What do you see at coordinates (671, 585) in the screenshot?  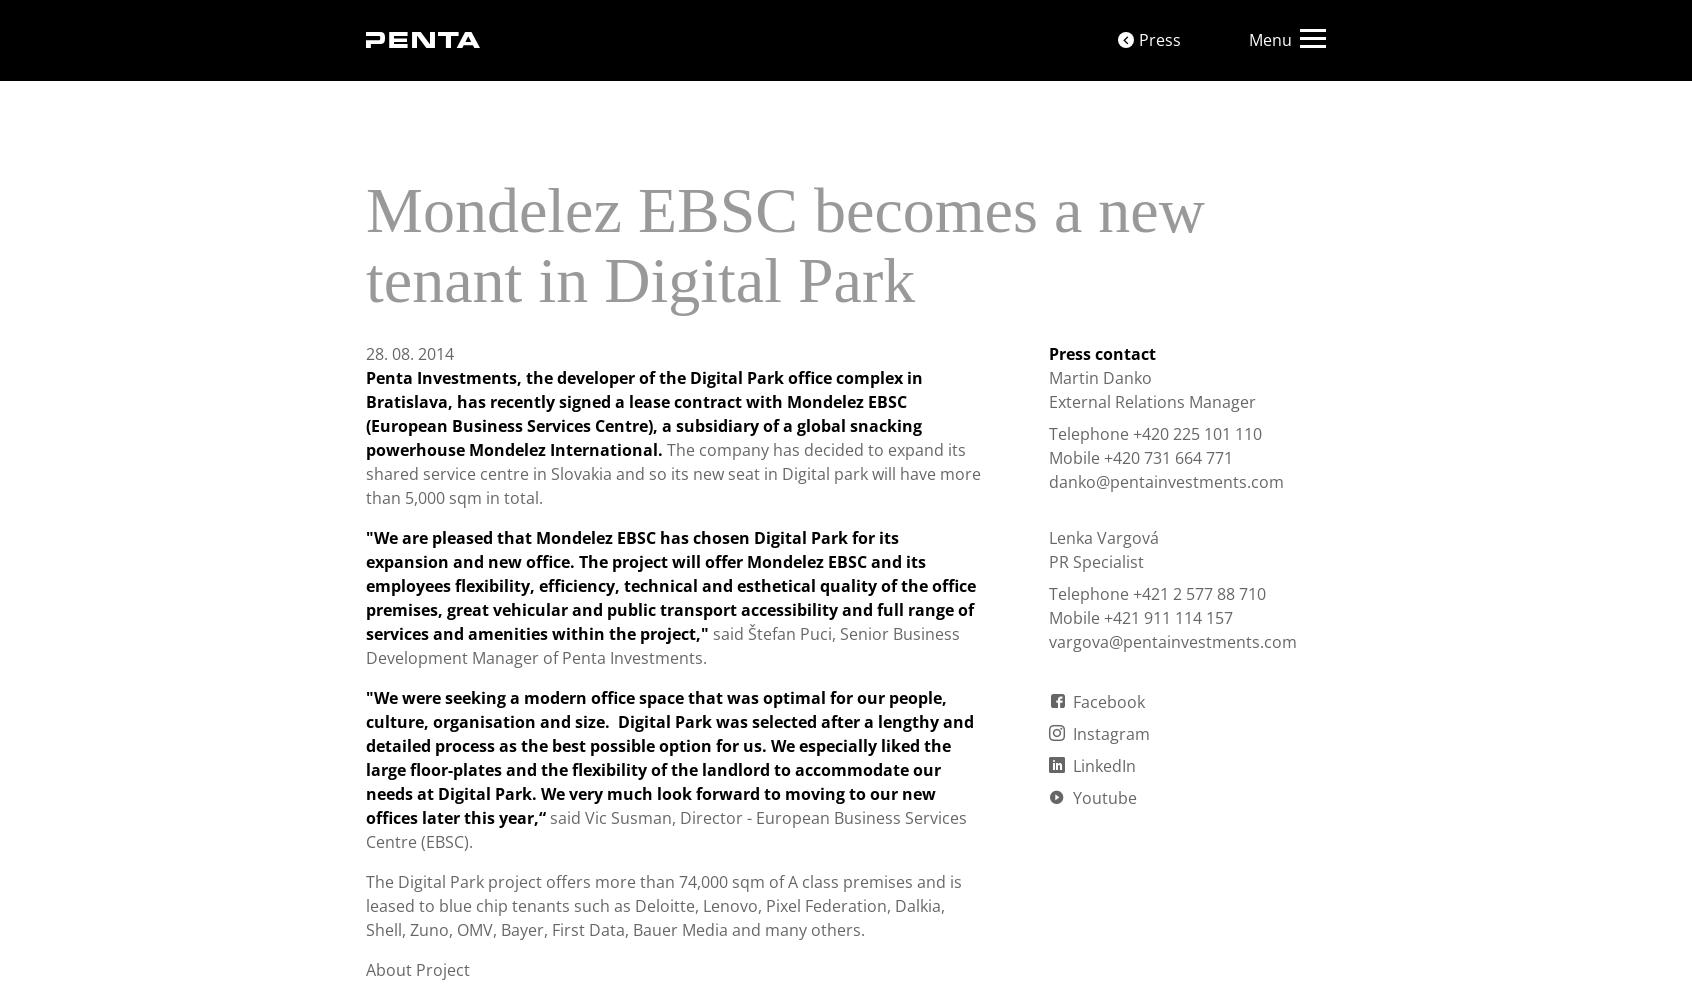 I see `'"We are pleased that Mondelez EBSC has chosen Digital Park for its expansion and new office. The project will offer Mondelez EBSC and its employees flexibility, efficiency, technical and esthetical quality of the office premises, great vehicular and public transport accessibility and full range of services and amenities within the project,"'` at bounding box center [671, 585].